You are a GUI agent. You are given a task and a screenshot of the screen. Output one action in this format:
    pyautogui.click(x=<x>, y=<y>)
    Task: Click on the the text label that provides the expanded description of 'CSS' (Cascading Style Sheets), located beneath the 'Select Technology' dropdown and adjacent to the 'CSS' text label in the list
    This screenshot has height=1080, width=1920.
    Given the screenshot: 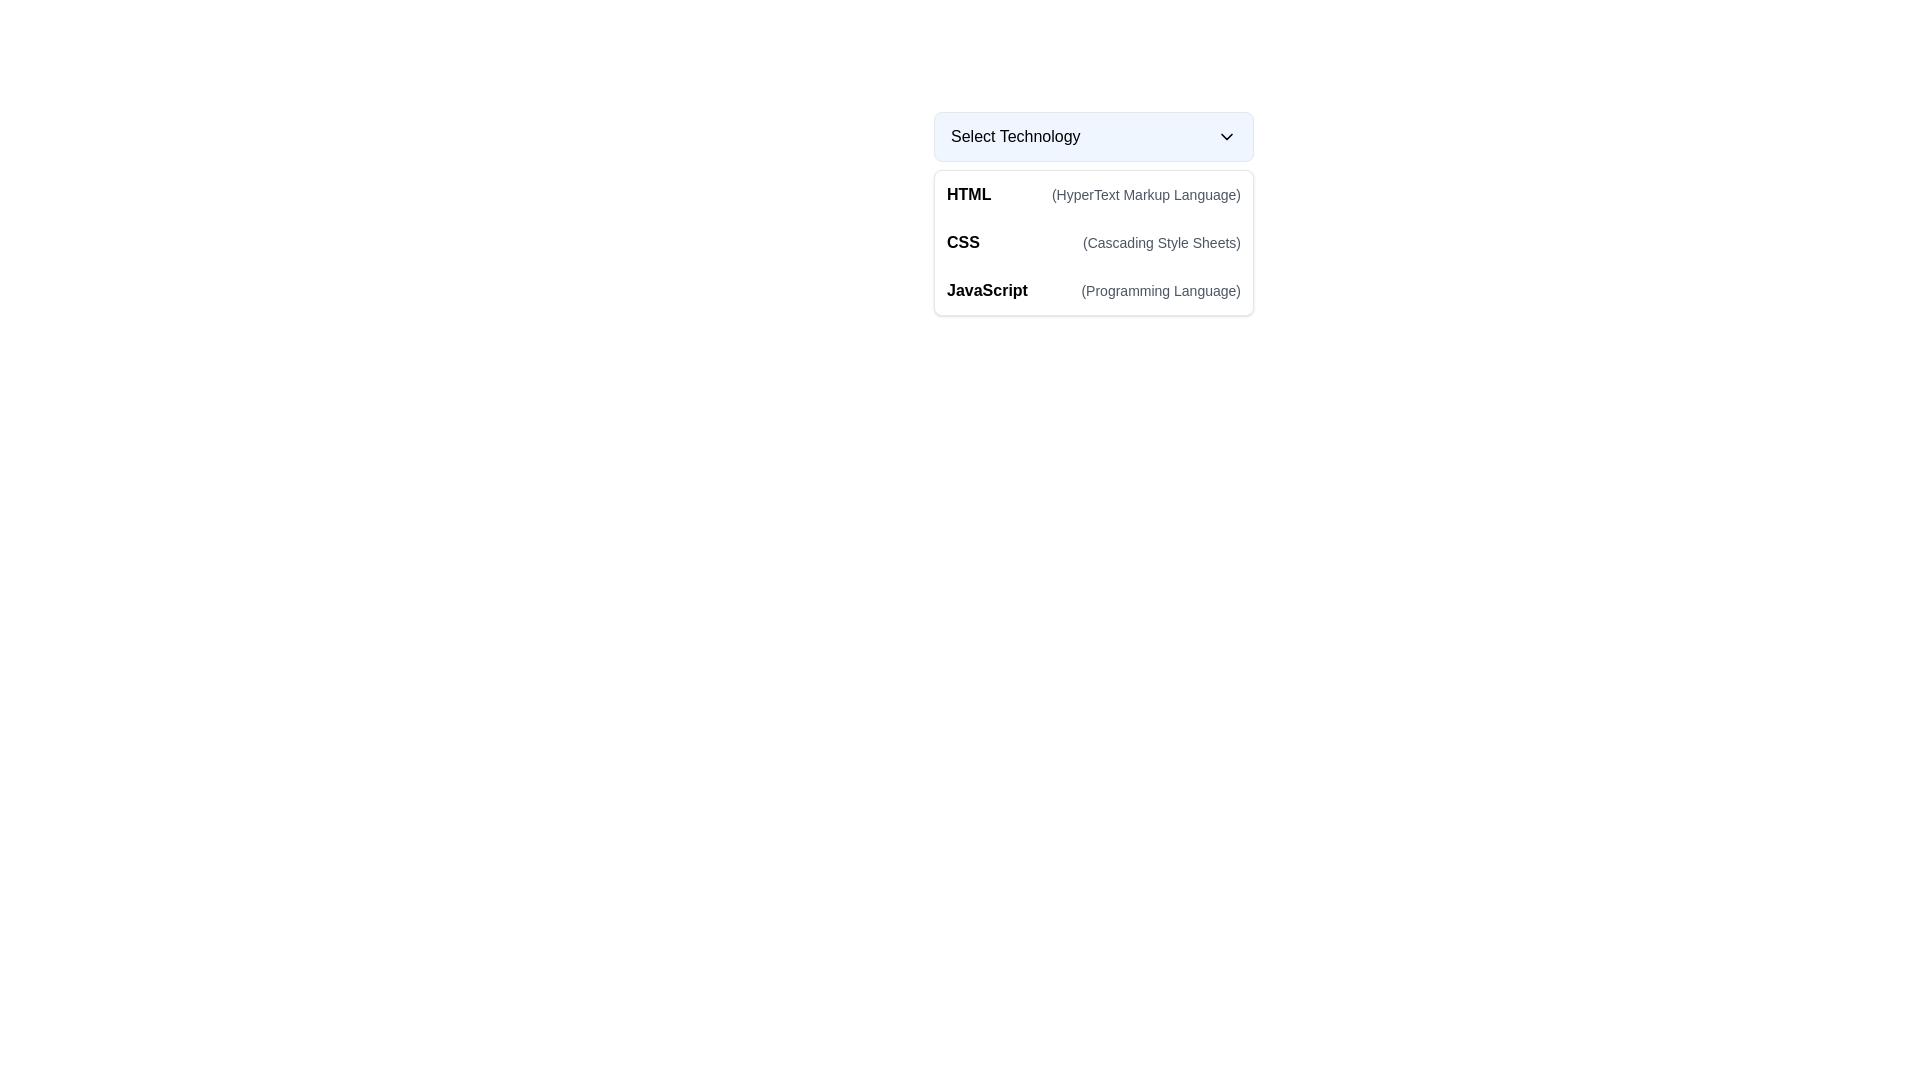 What is the action you would take?
    pyautogui.click(x=1161, y=242)
    